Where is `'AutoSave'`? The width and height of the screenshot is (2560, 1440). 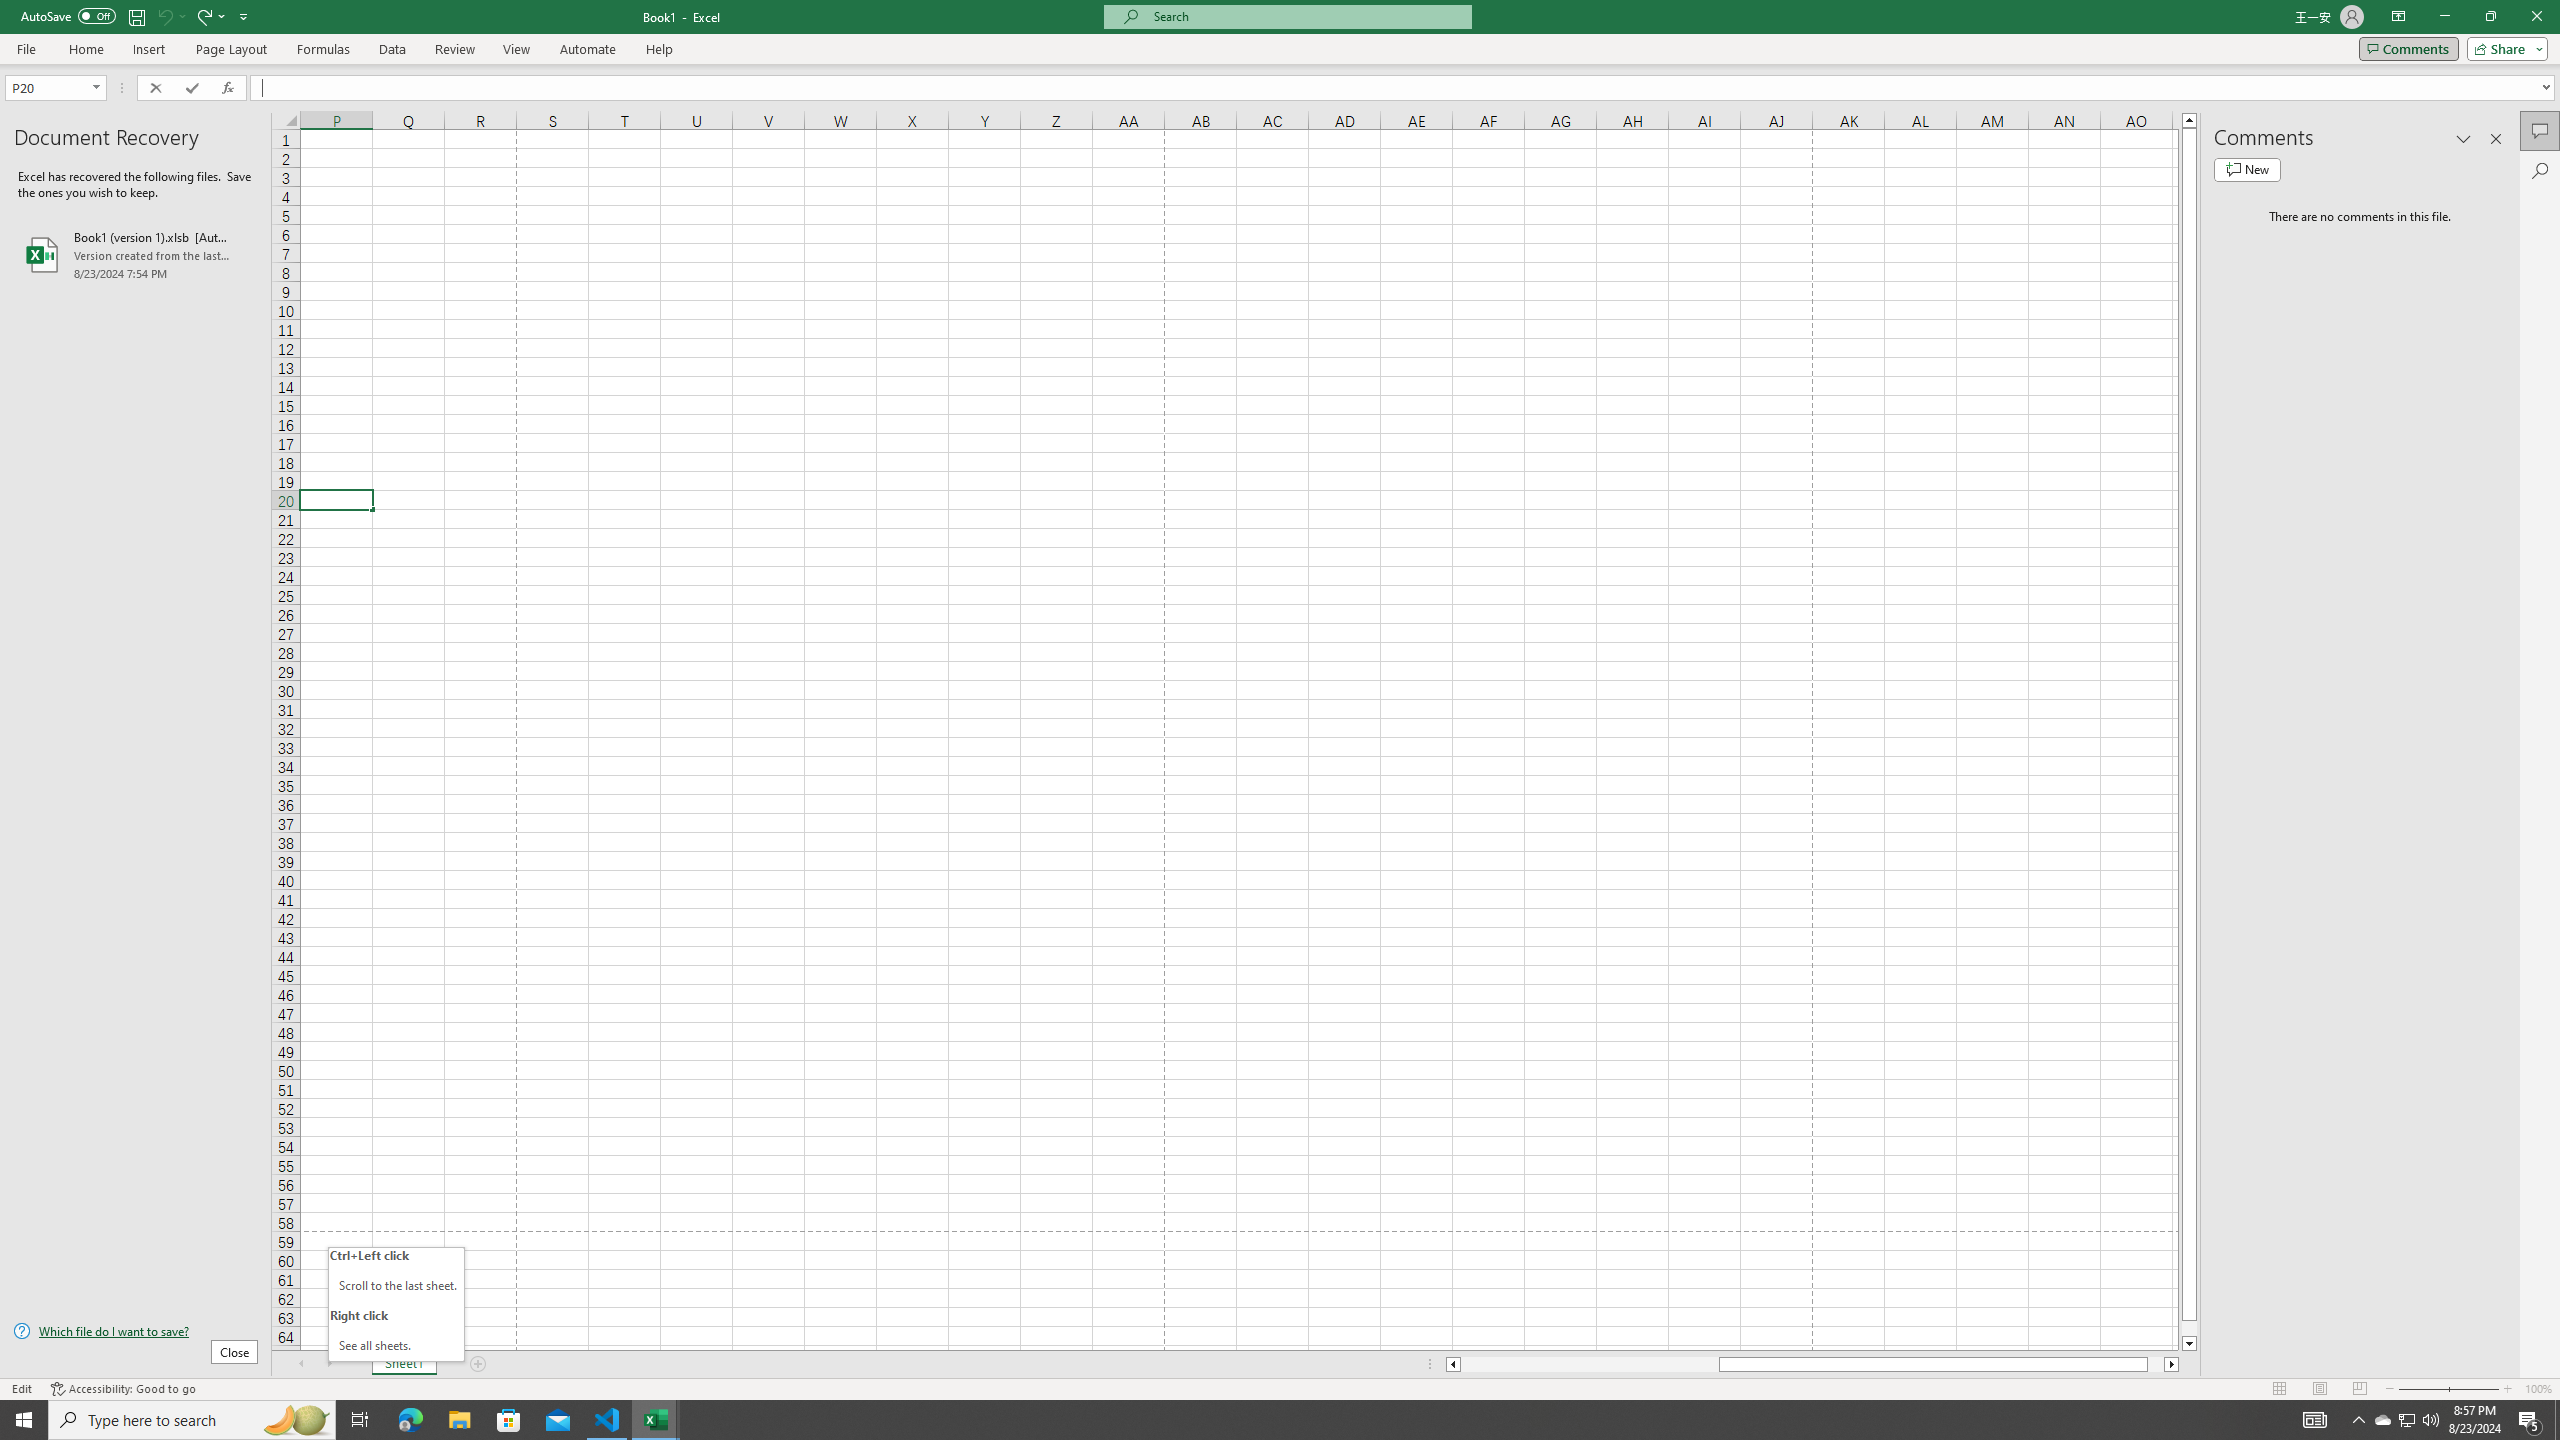
'AutoSave' is located at coordinates (69, 15).